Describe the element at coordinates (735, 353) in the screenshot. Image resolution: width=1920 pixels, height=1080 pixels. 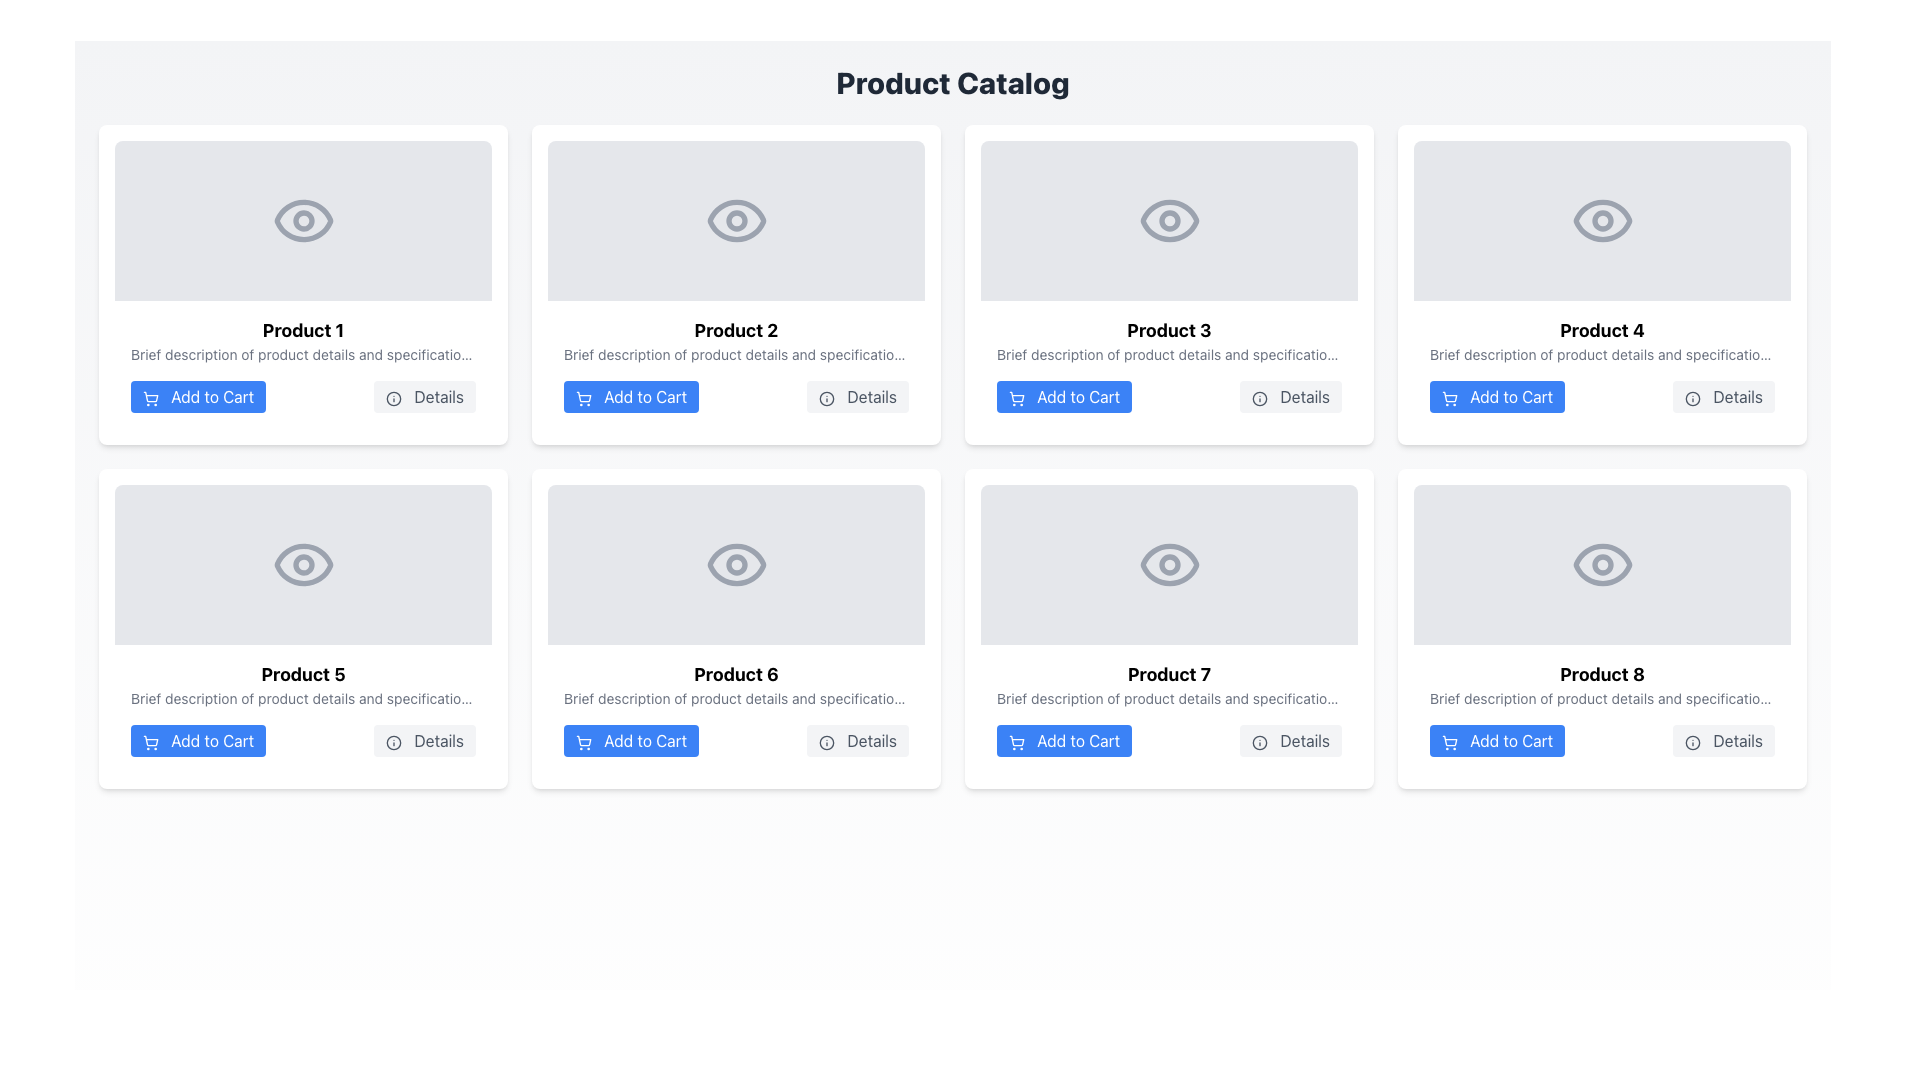
I see `textual description provided by the Text label located in the second row and second column of the product grid, positioned directly below the product title 'Product 2'` at that location.